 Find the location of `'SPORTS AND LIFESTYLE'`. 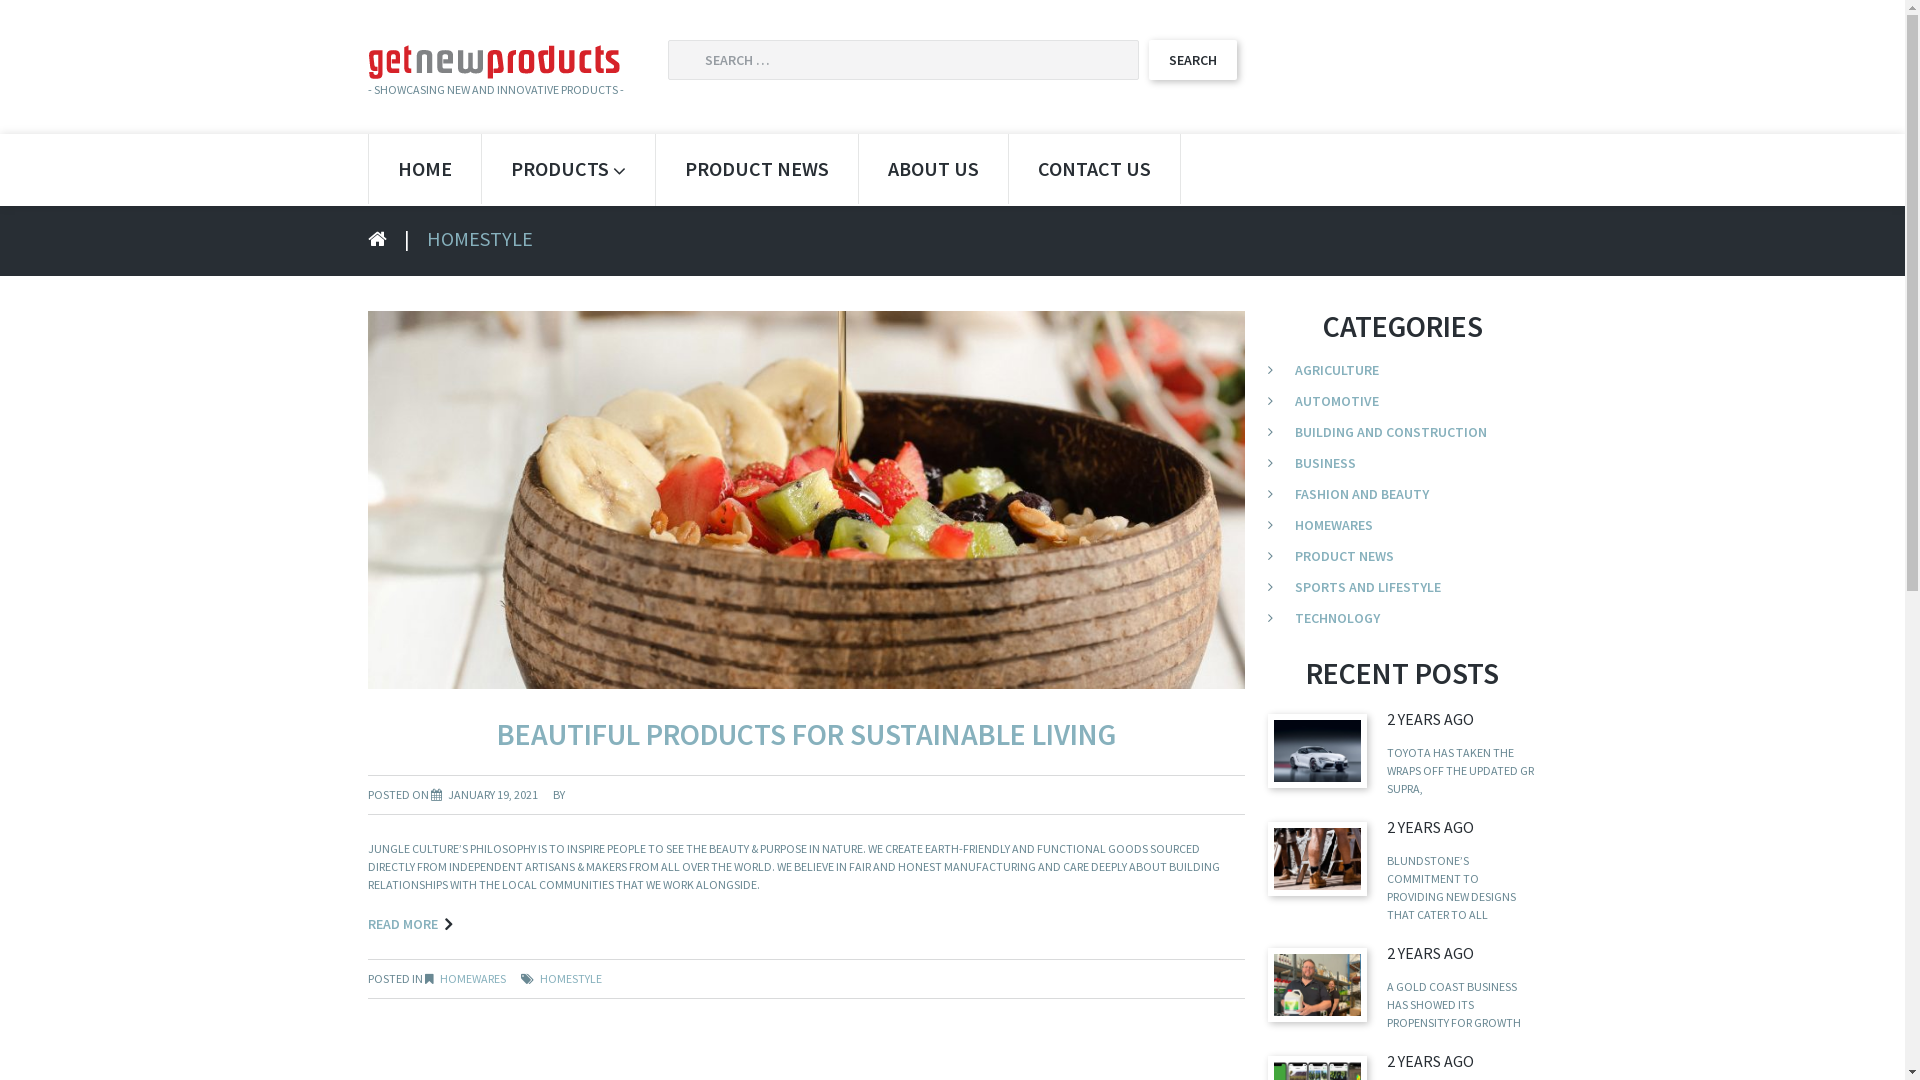

'SPORTS AND LIFESTYLE' is located at coordinates (1367, 585).